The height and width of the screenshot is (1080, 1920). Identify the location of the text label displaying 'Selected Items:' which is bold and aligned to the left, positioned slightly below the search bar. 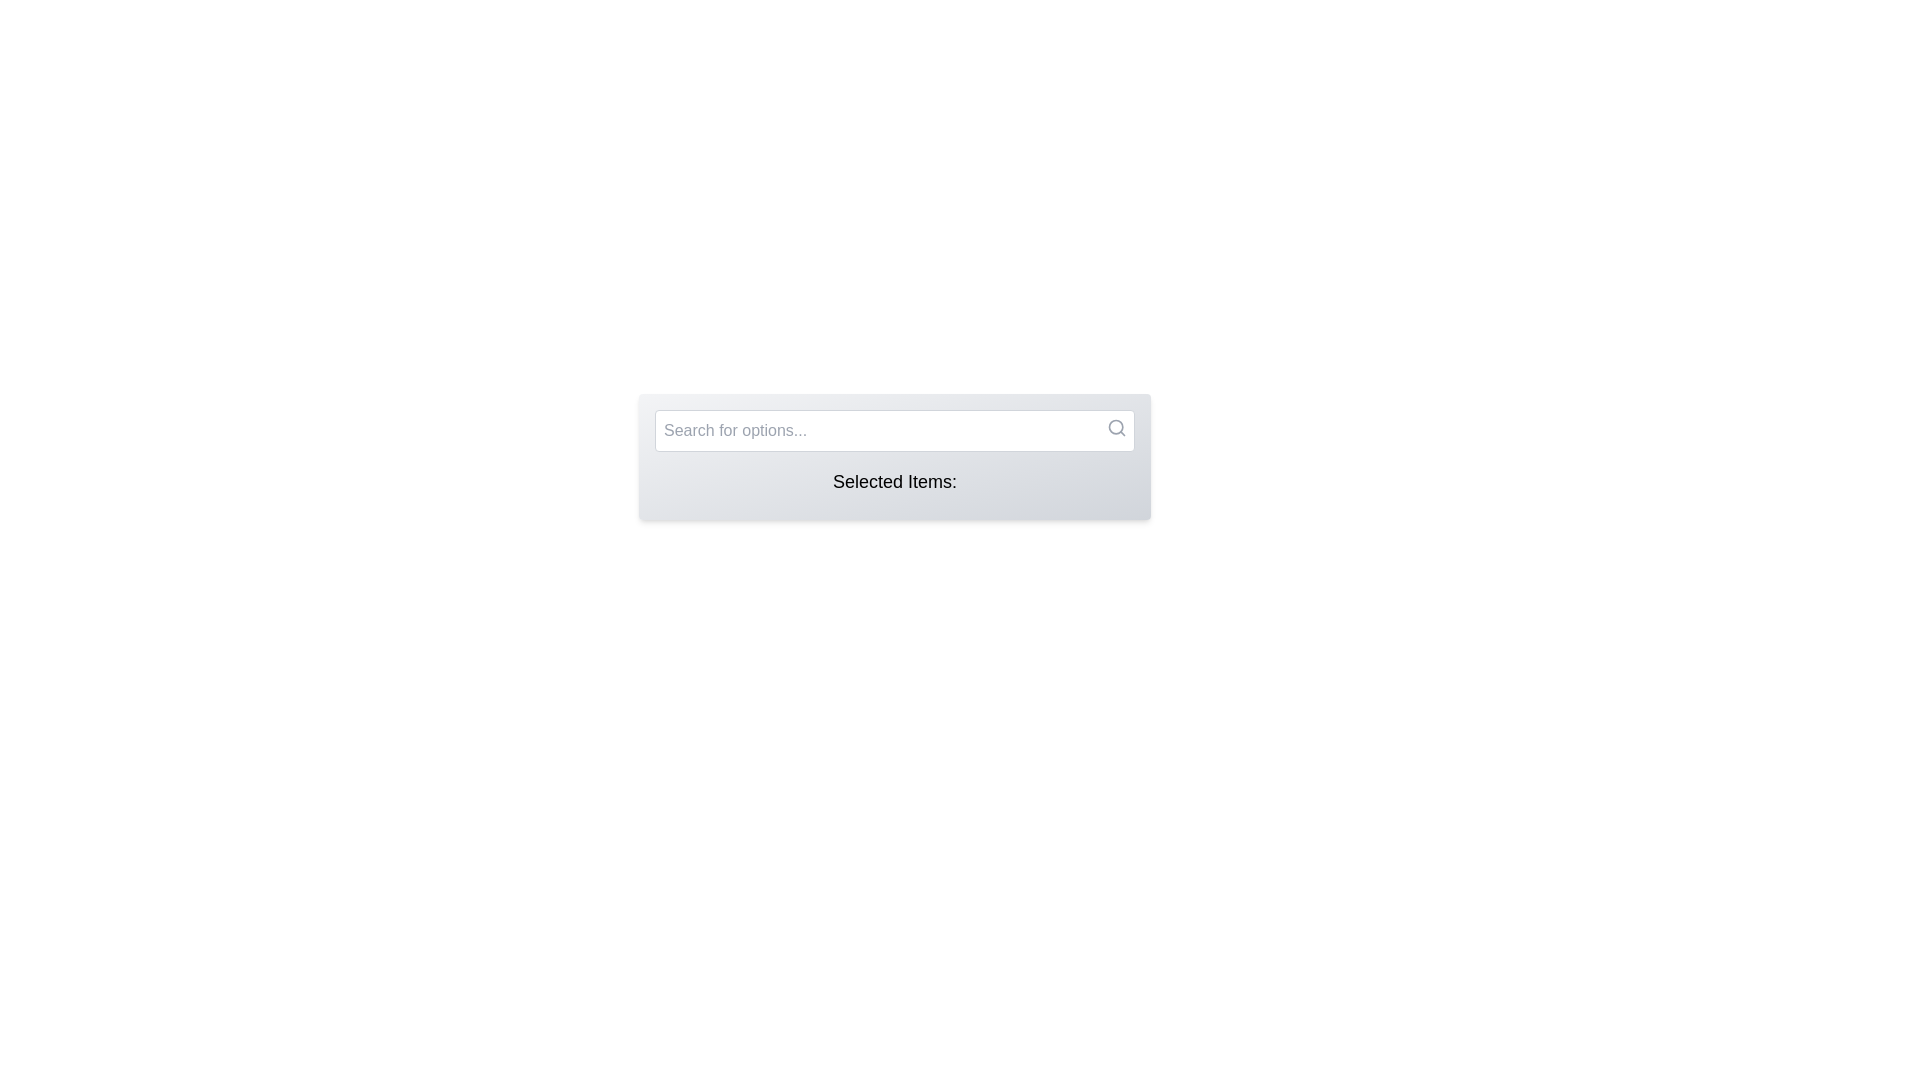
(893, 482).